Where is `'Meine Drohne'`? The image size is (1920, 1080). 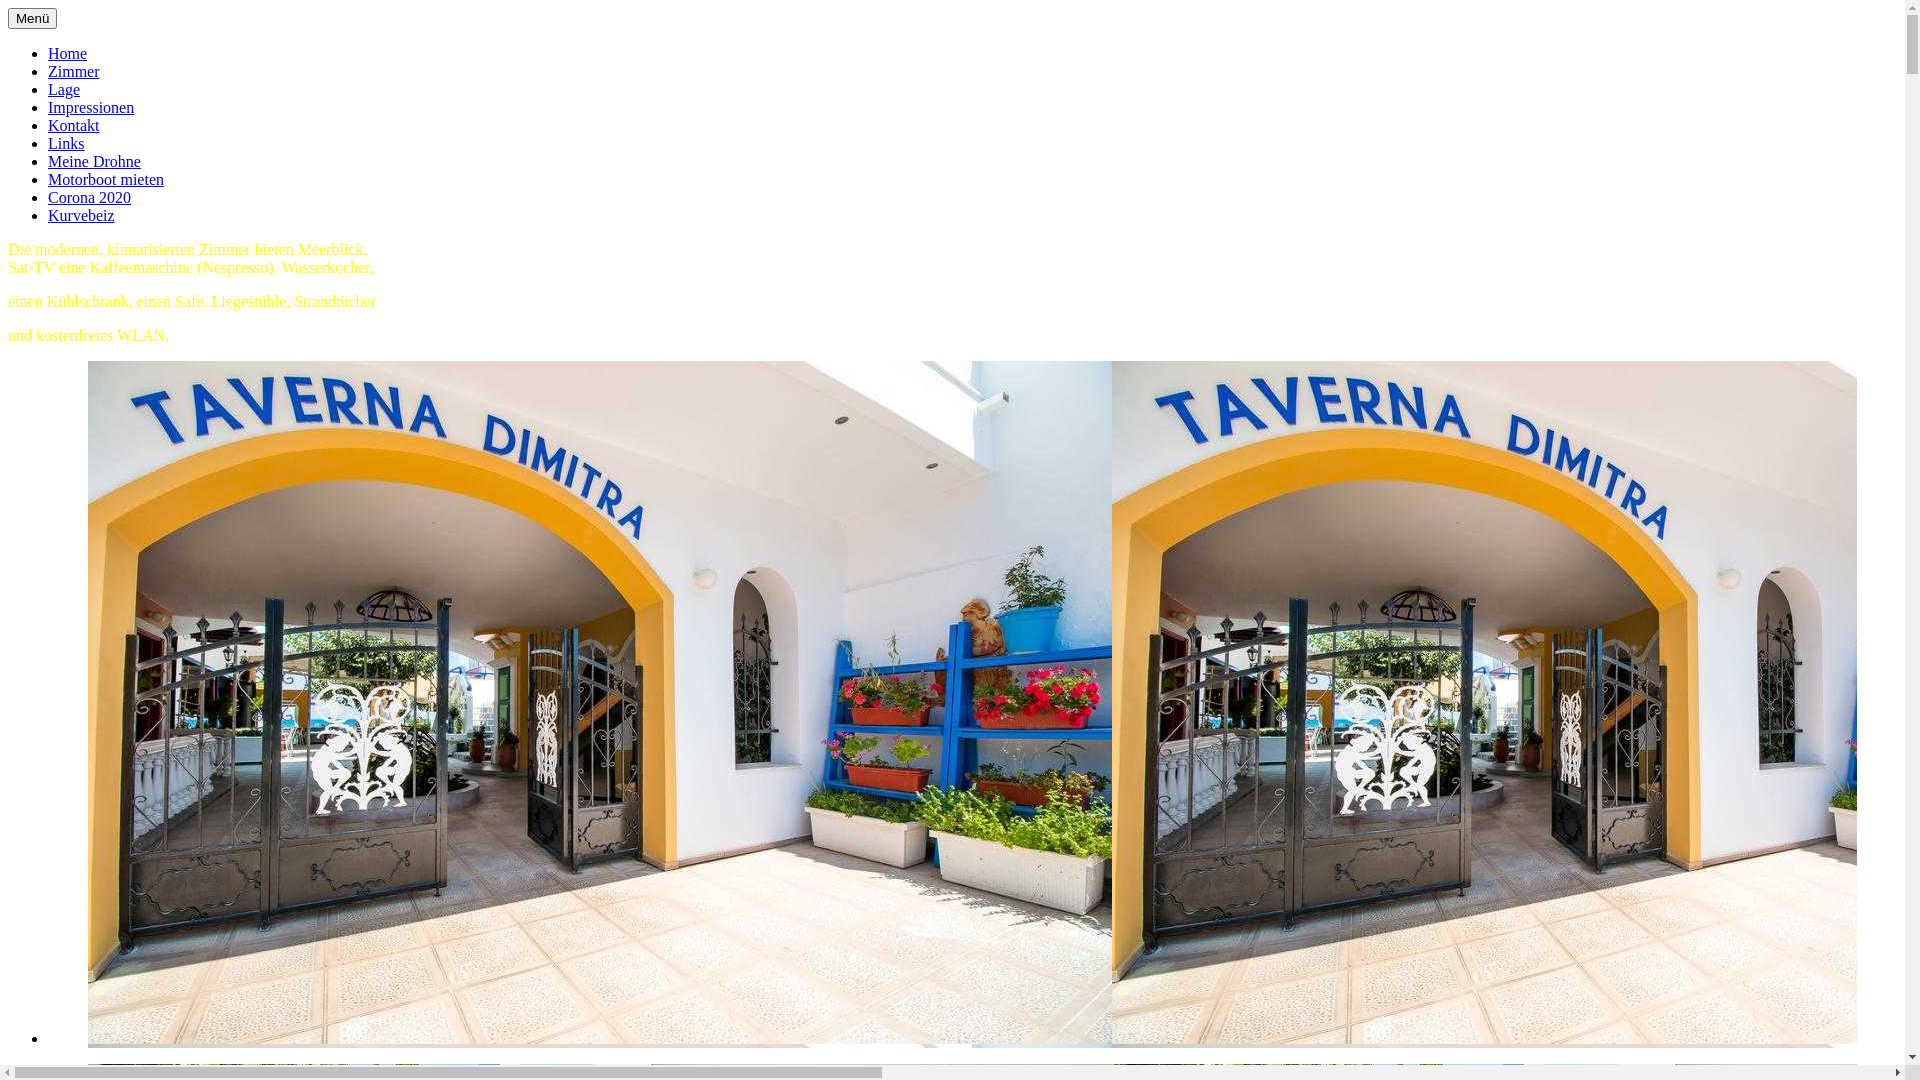
'Meine Drohne' is located at coordinates (93, 160).